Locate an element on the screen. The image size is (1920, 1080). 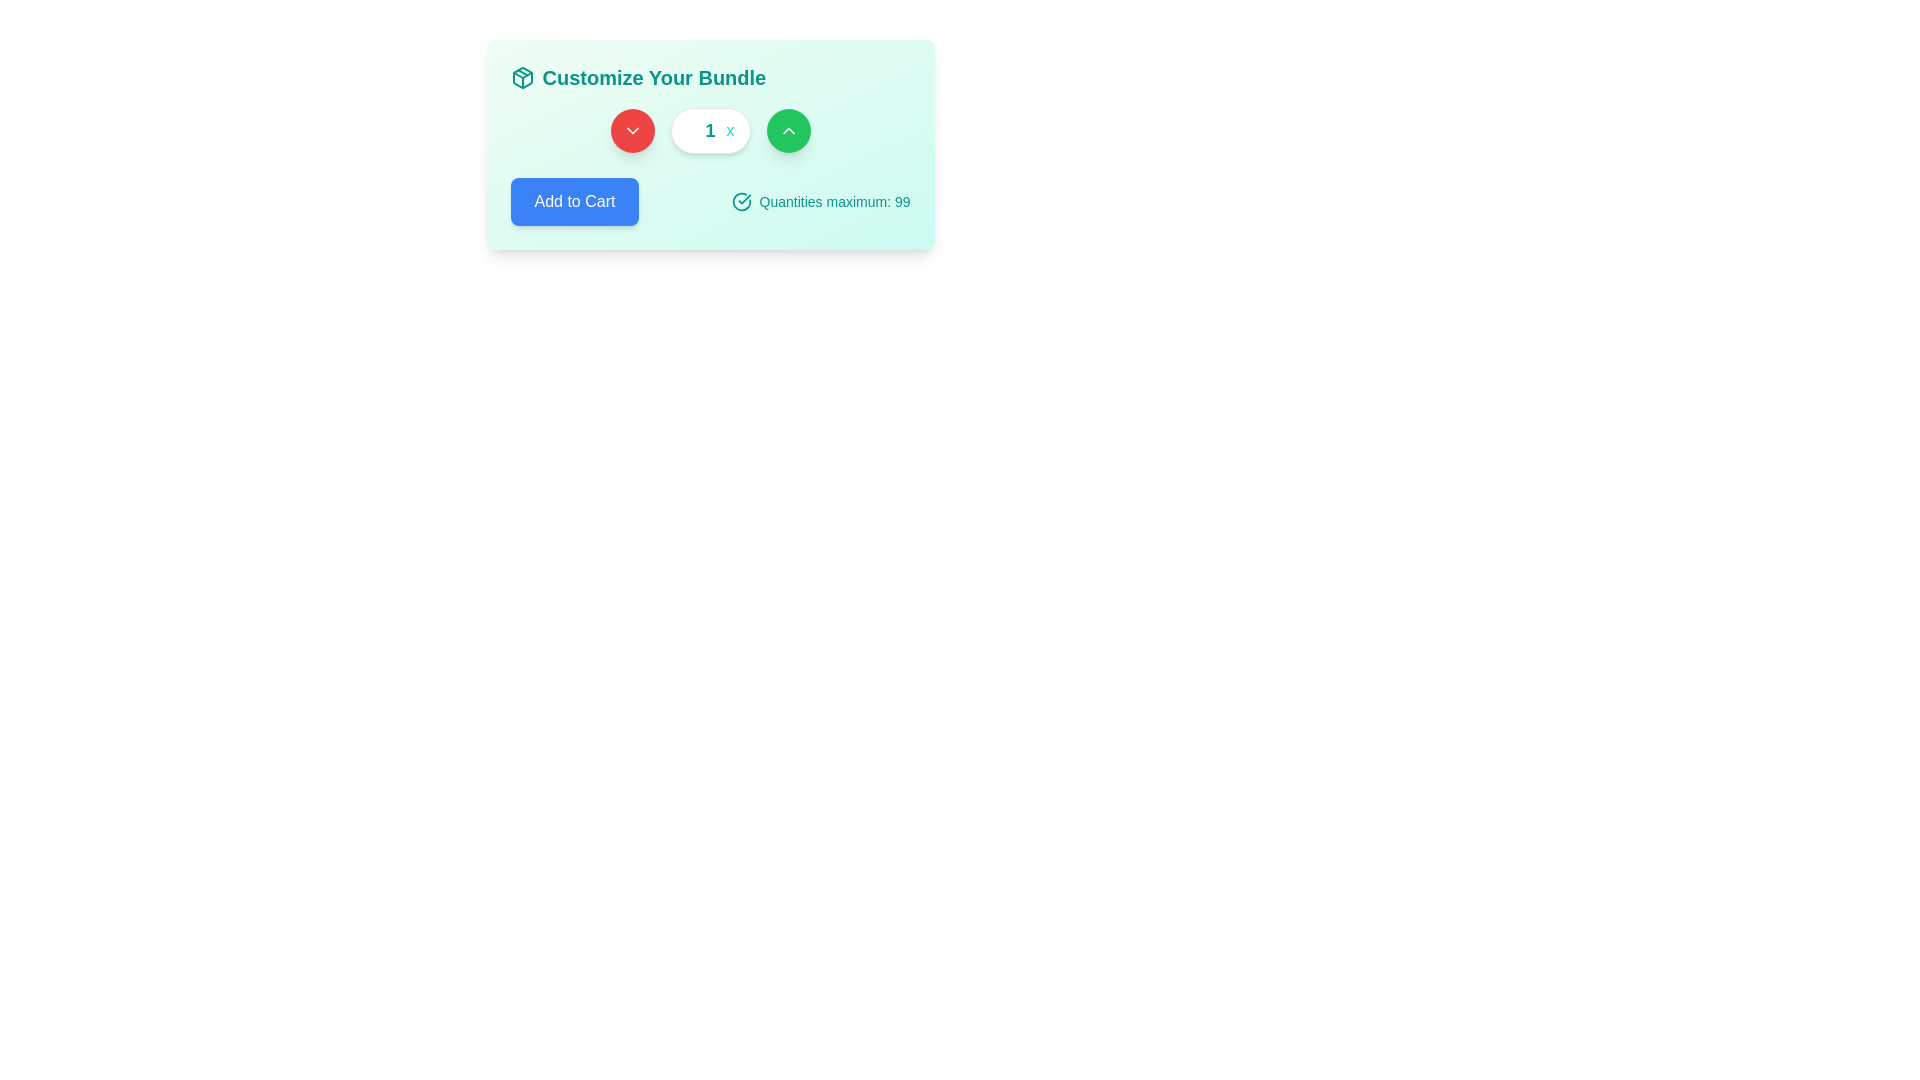
the confirmation icon located near the bottom right of the widget, slightly leftward from the 'Quantities maximum: 99' text is located at coordinates (740, 201).